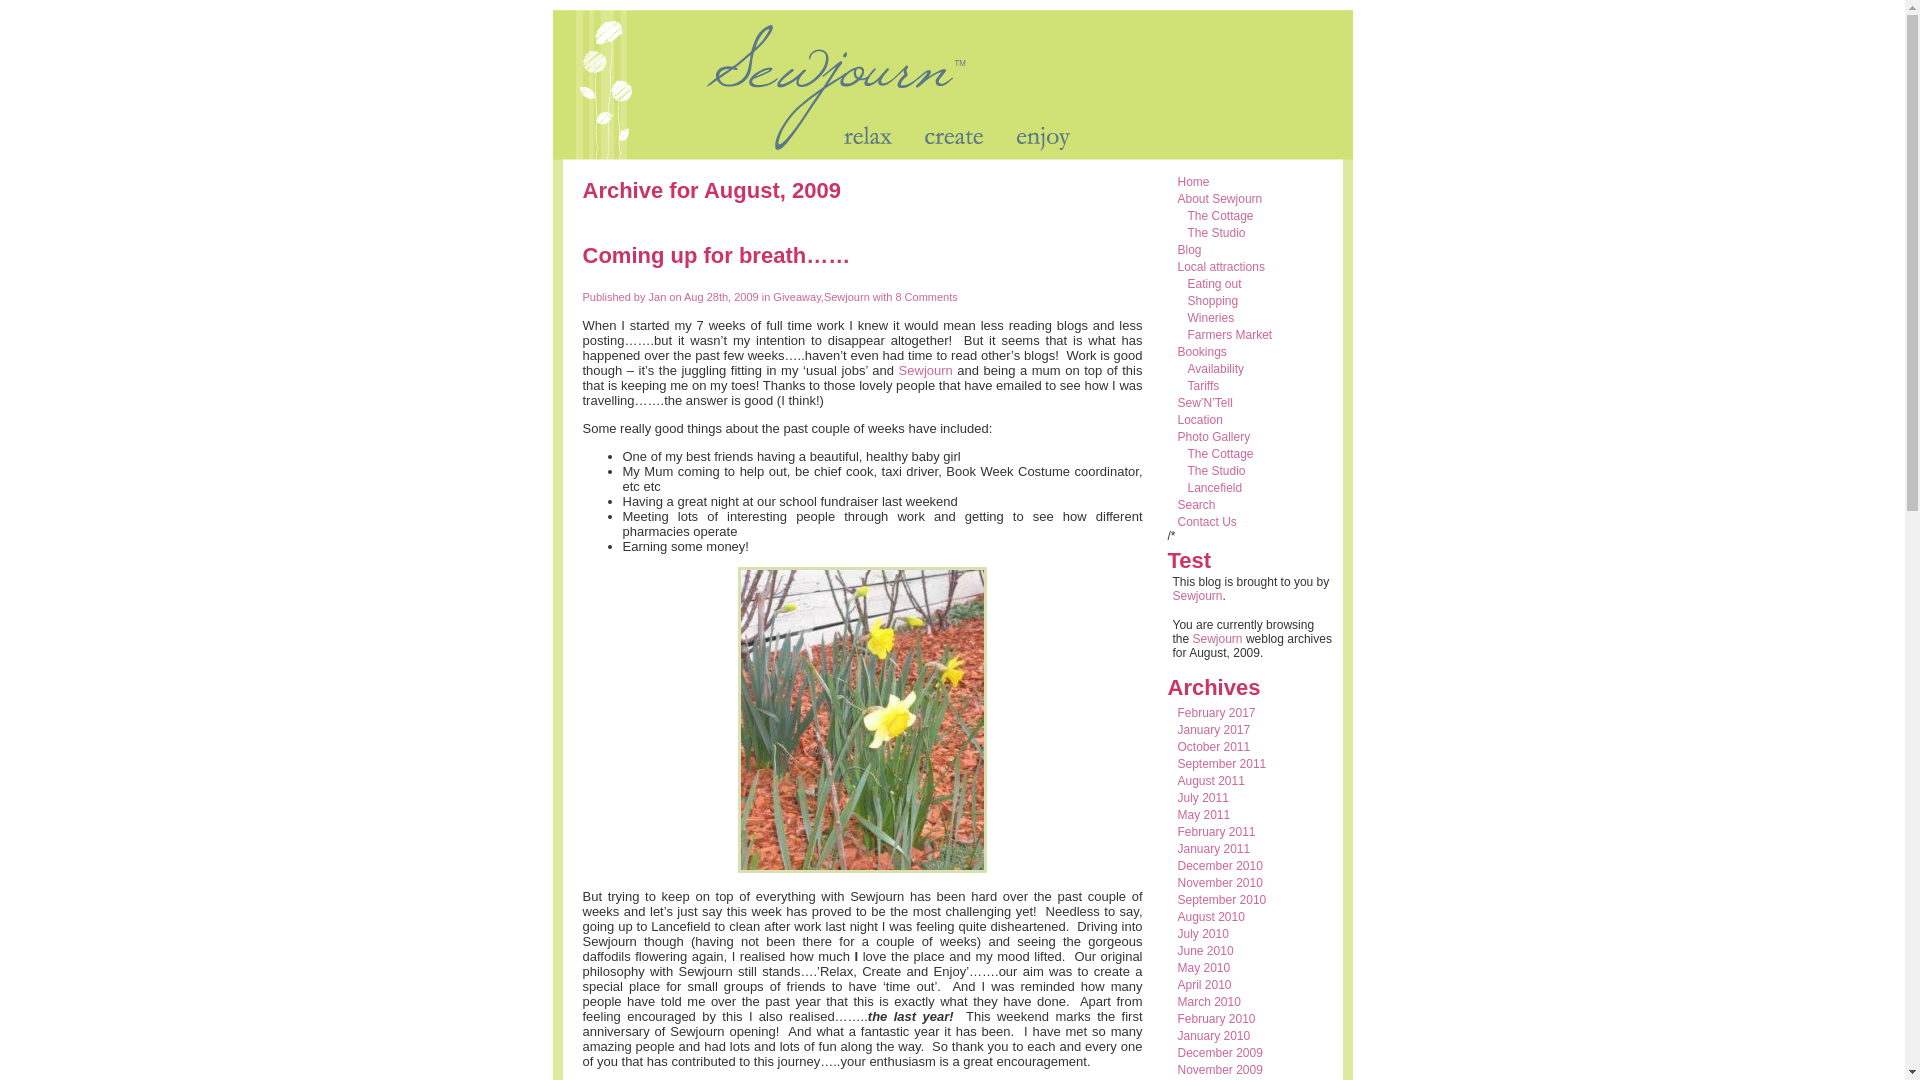 The width and height of the screenshot is (1920, 1080). I want to click on 'Availability', so click(1214, 369).